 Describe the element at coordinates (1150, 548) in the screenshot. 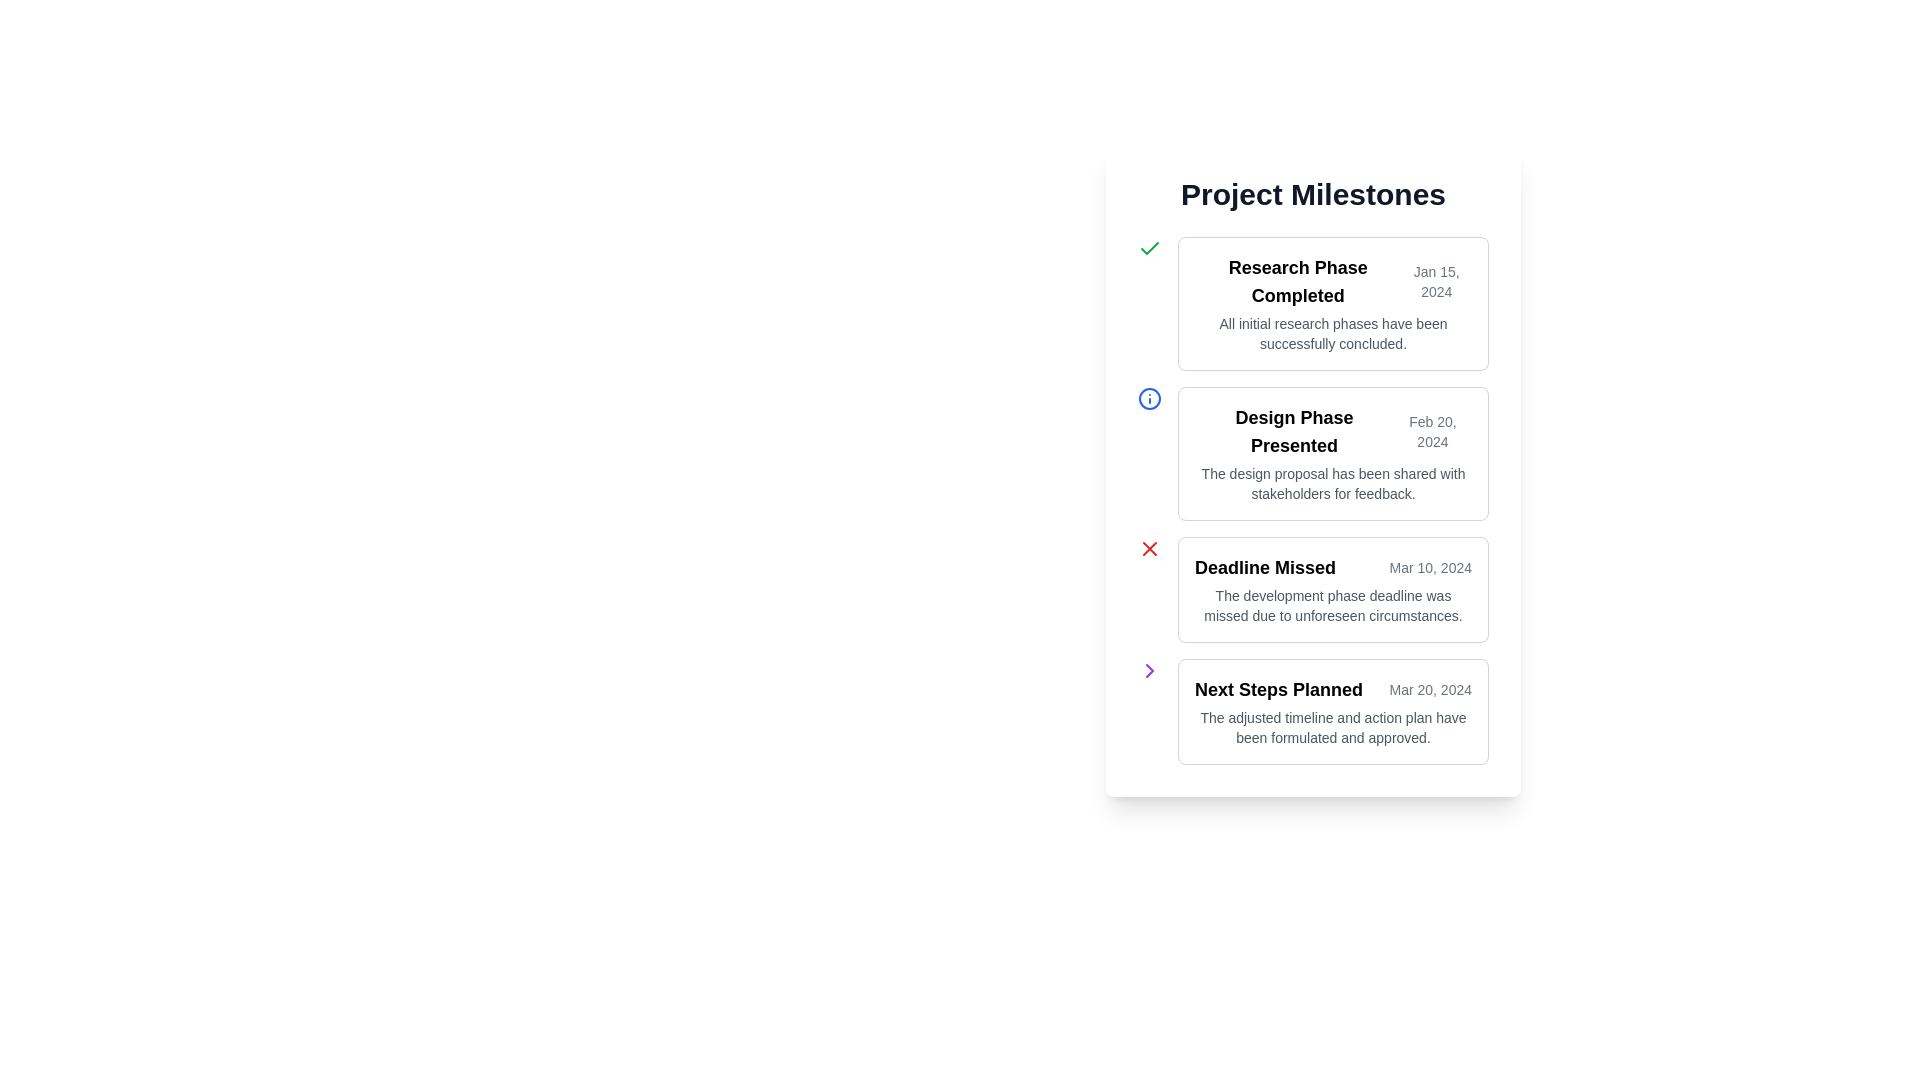

I see `the red 'X' icon indicating an issue with the milestone titled 'Deadline Missed'` at that location.